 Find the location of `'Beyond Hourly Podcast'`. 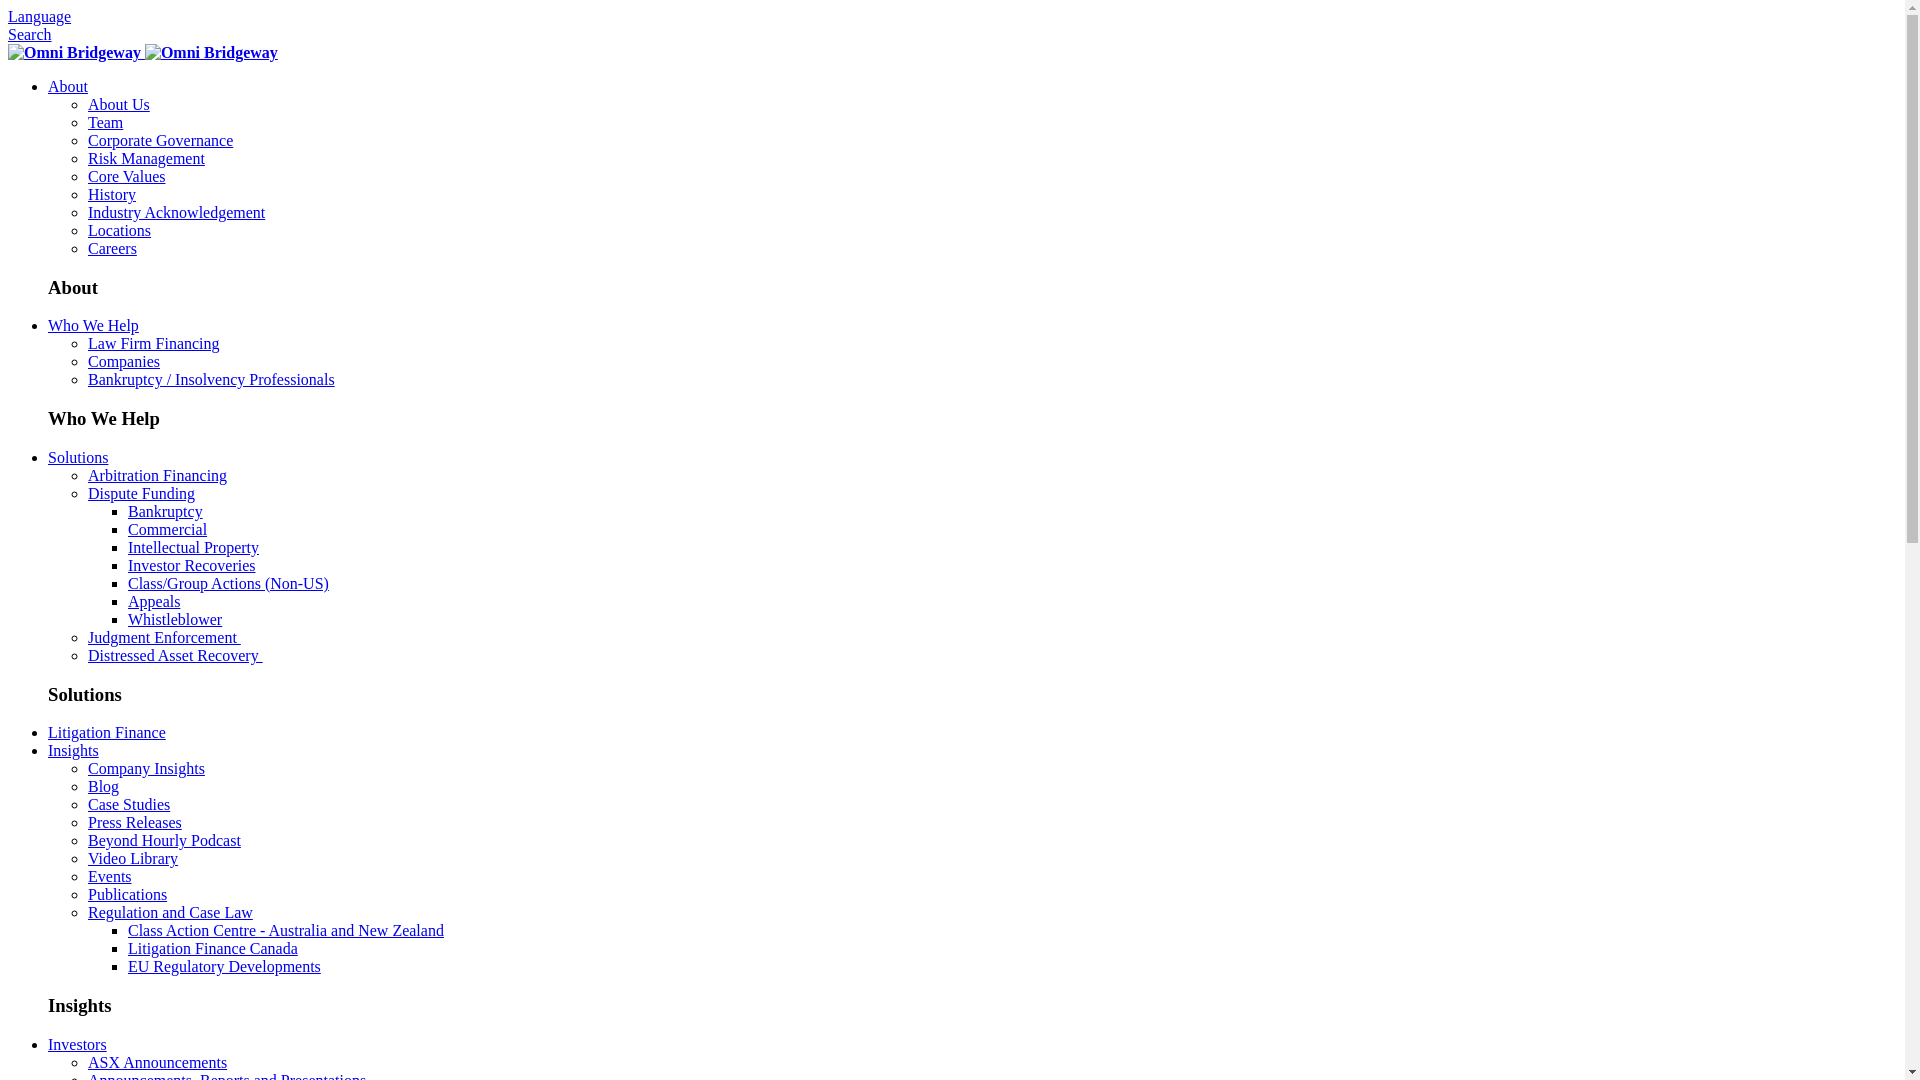

'Beyond Hourly Podcast' is located at coordinates (164, 840).